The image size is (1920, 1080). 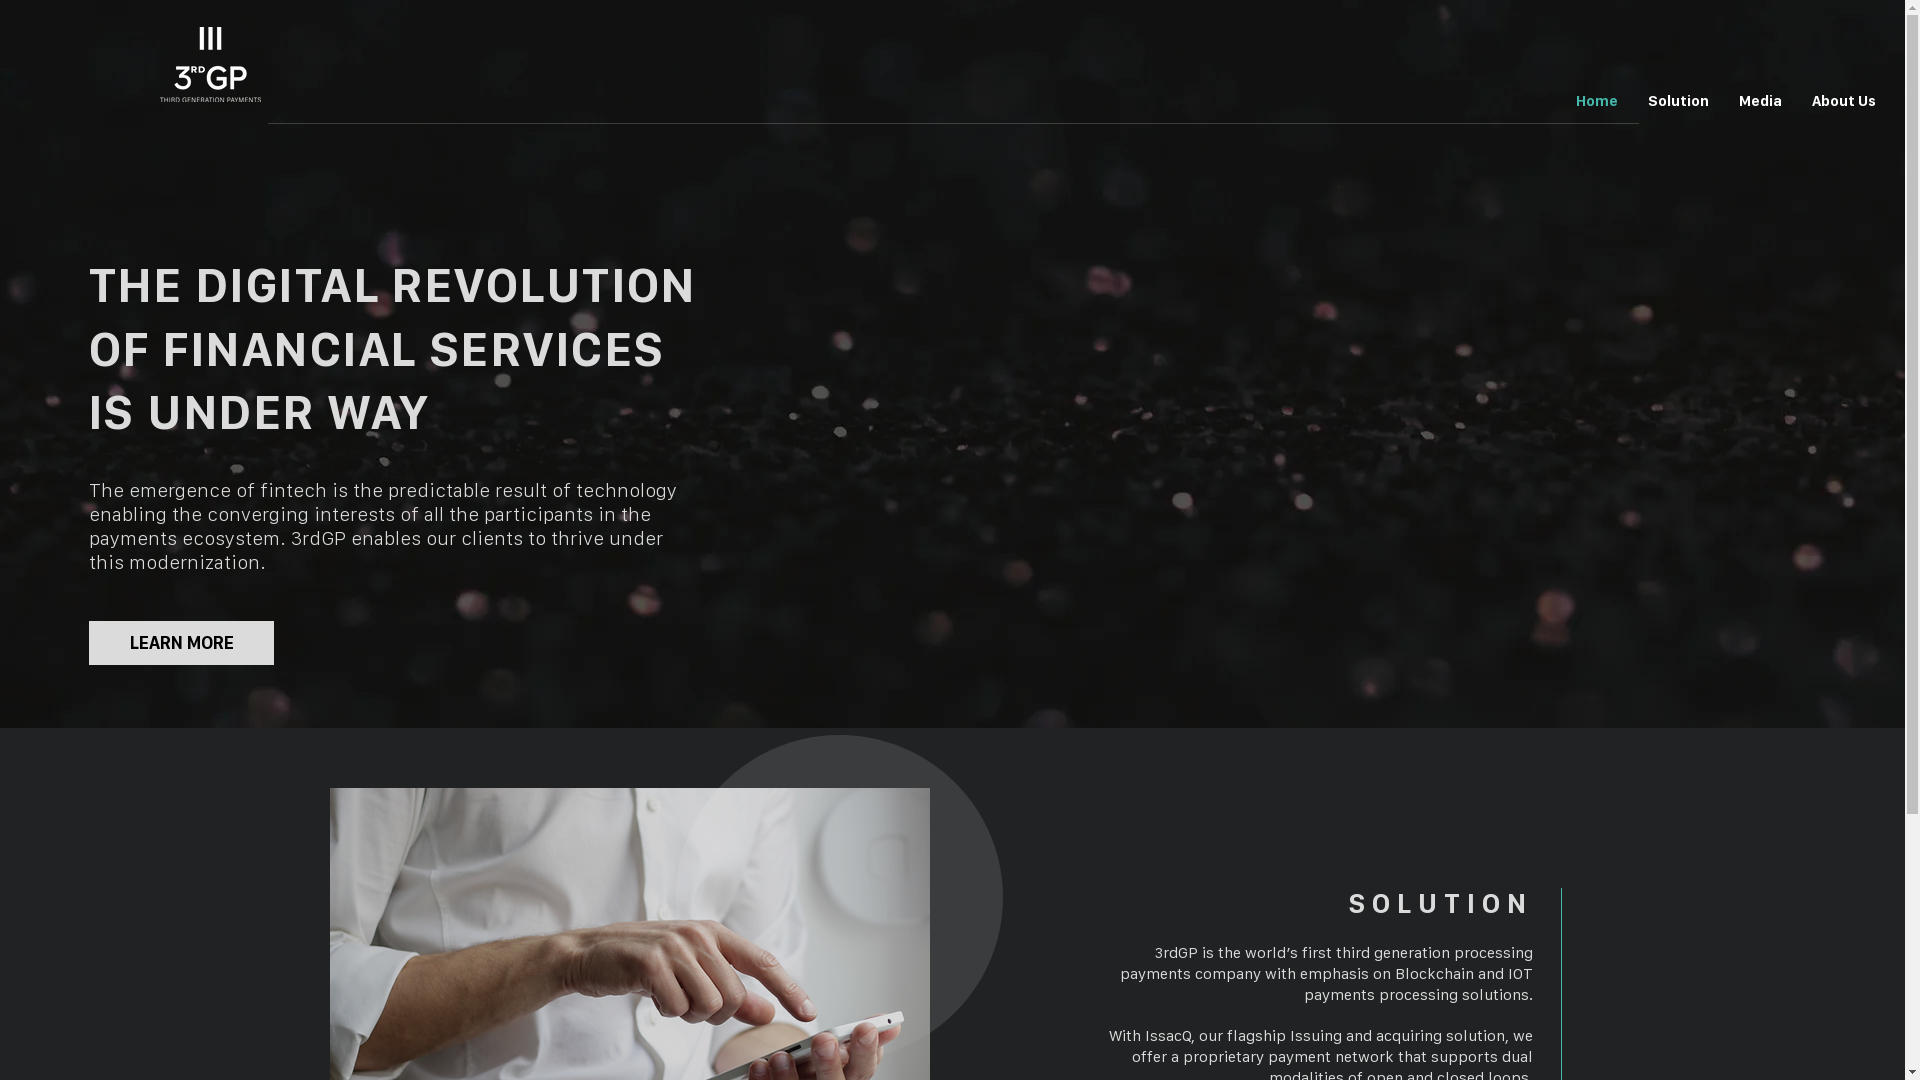 What do you see at coordinates (1842, 100) in the screenshot?
I see `'About Us'` at bounding box center [1842, 100].